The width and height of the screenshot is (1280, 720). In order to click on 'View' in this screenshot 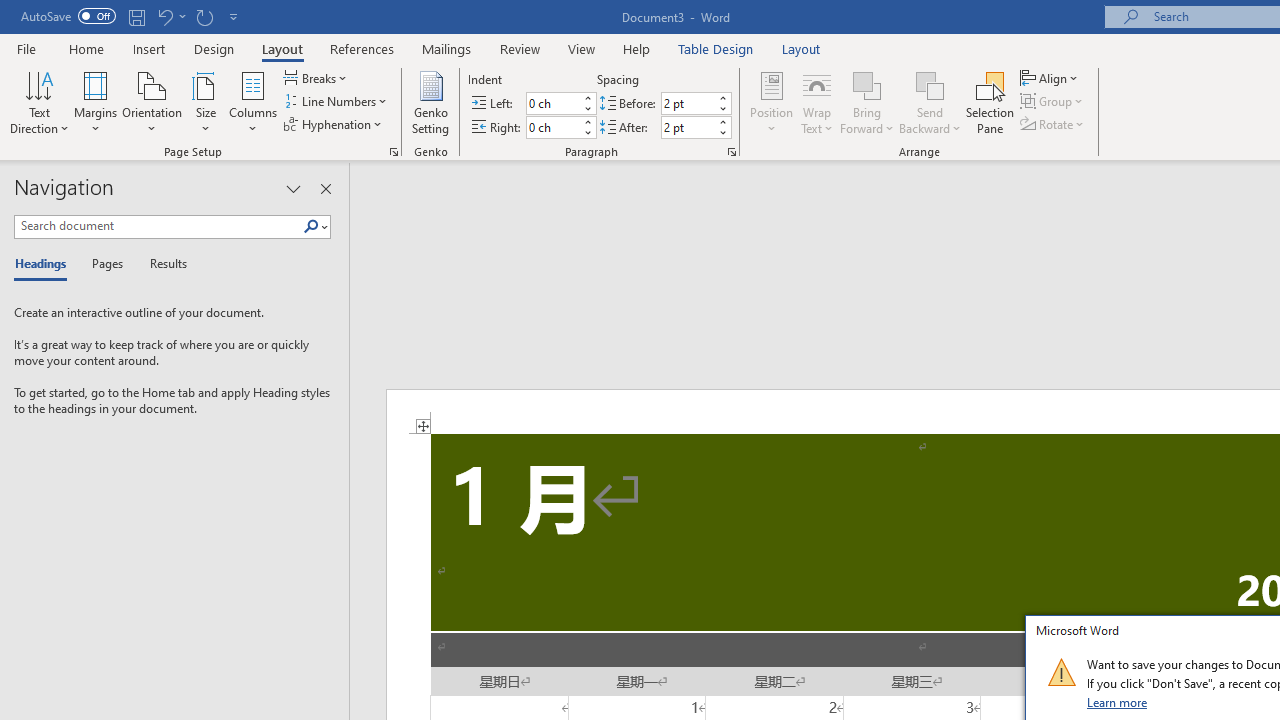, I will do `click(581, 48)`.